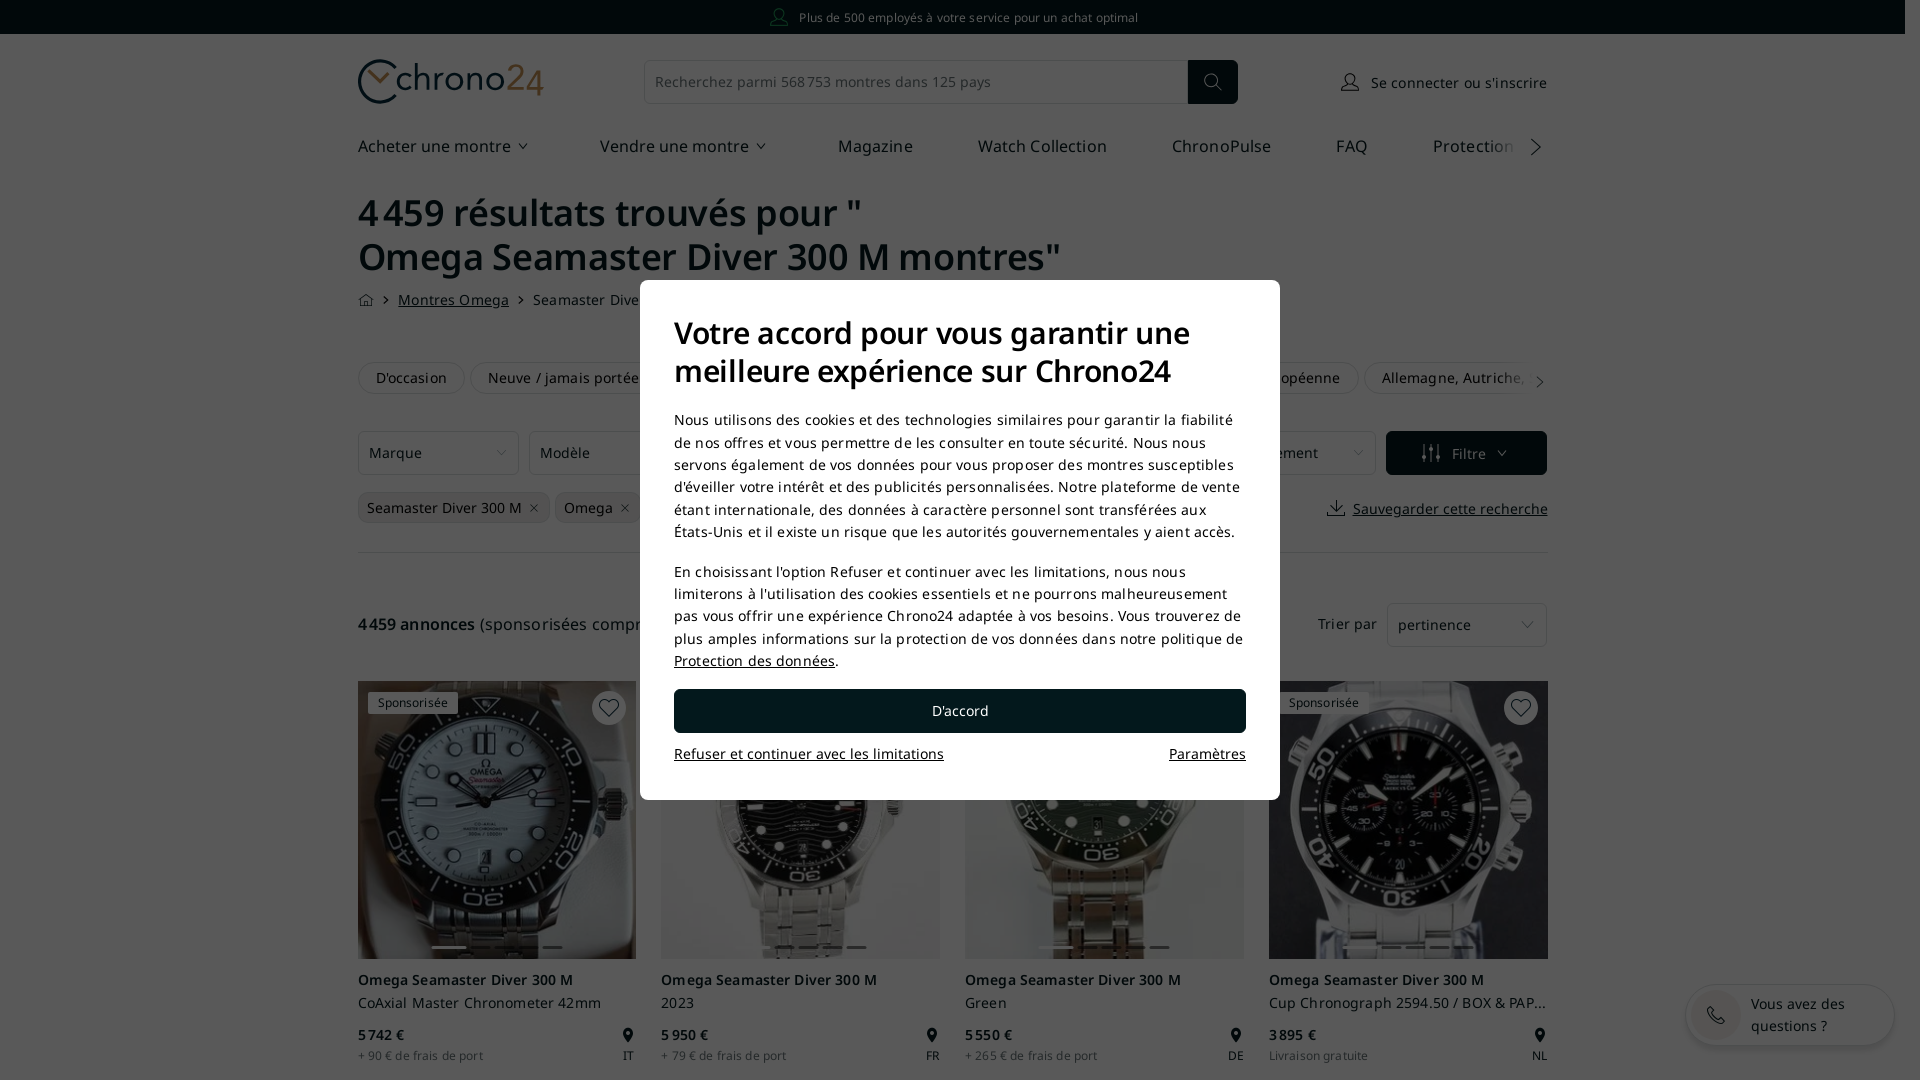 Image resolution: width=1920 pixels, height=1080 pixels. What do you see at coordinates (1041, 146) in the screenshot?
I see `'Watch Collection'` at bounding box center [1041, 146].